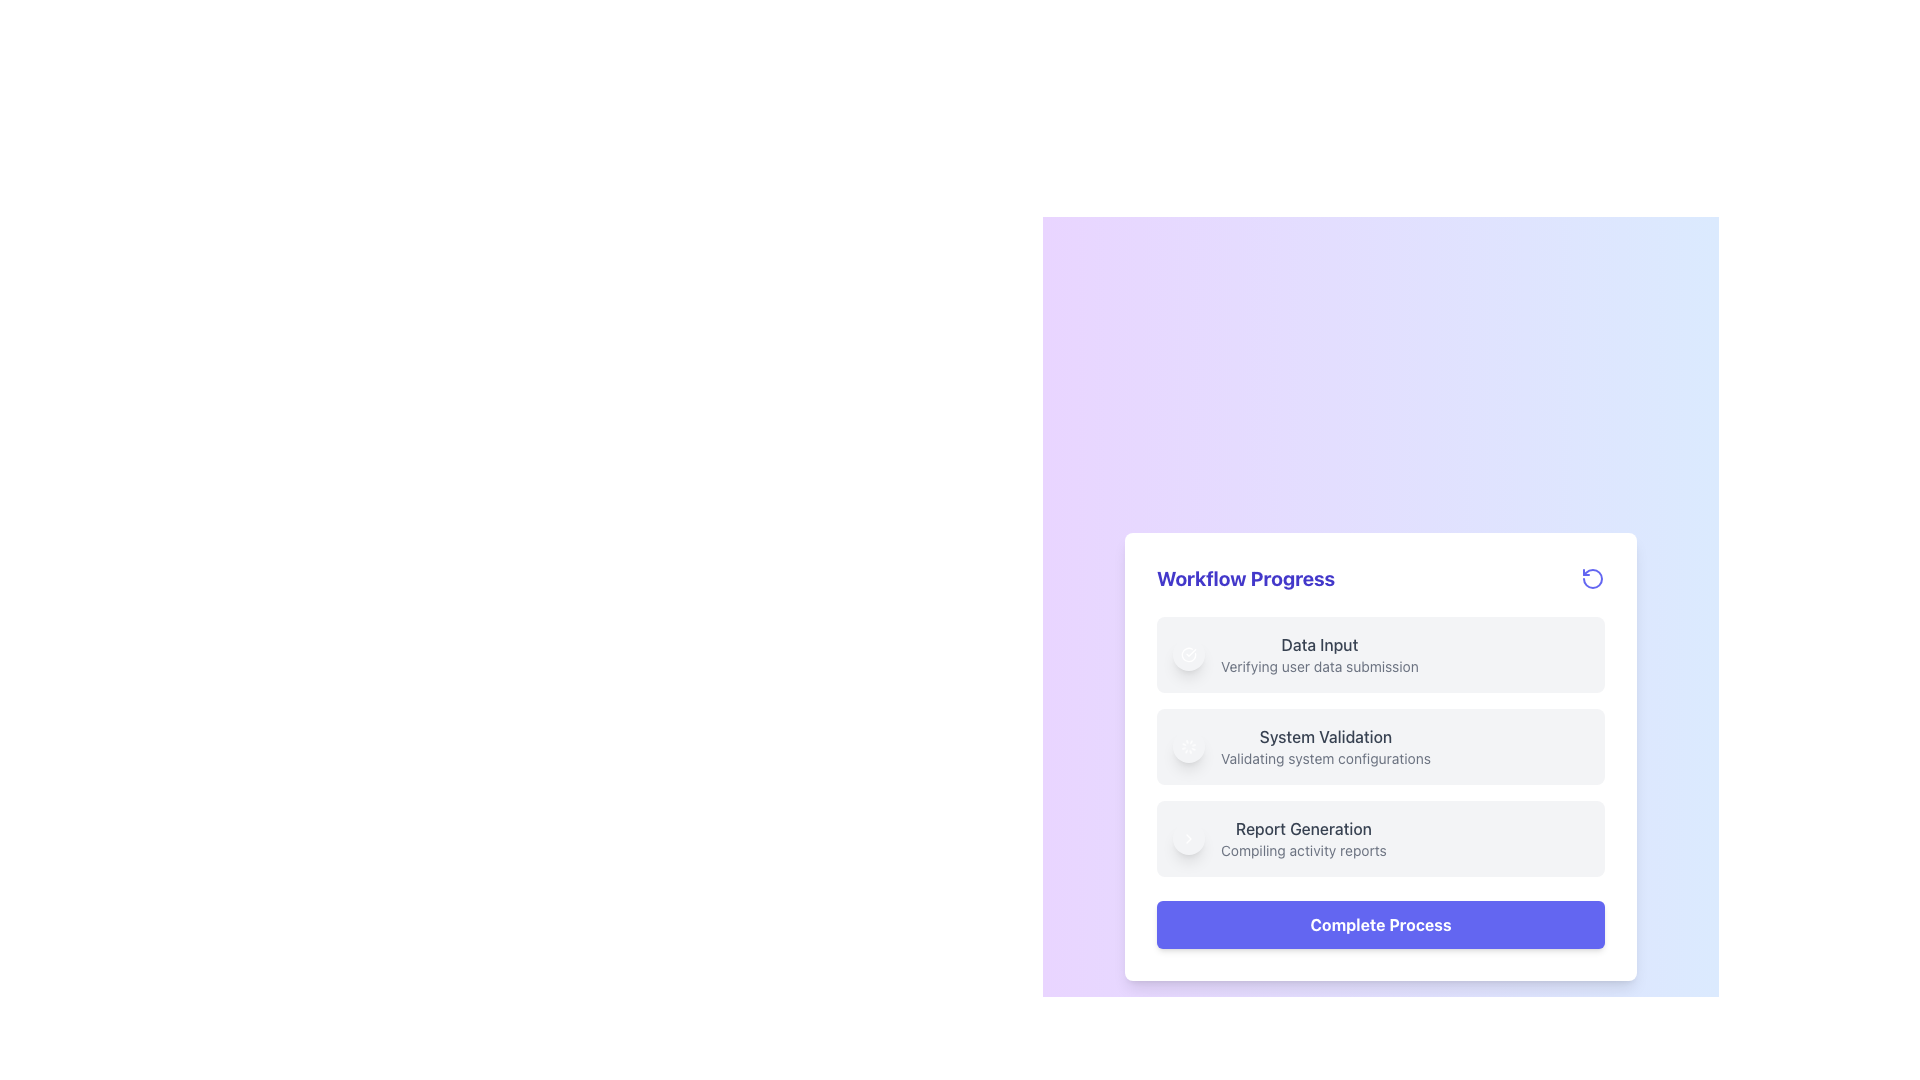 The width and height of the screenshot is (1920, 1080). What do you see at coordinates (1380, 839) in the screenshot?
I see `the informational card labeled 'Report Generation' that is the third item in the 'Workflow Progress' card, positioned between 'System Validation' and the 'Complete Process' button` at bounding box center [1380, 839].